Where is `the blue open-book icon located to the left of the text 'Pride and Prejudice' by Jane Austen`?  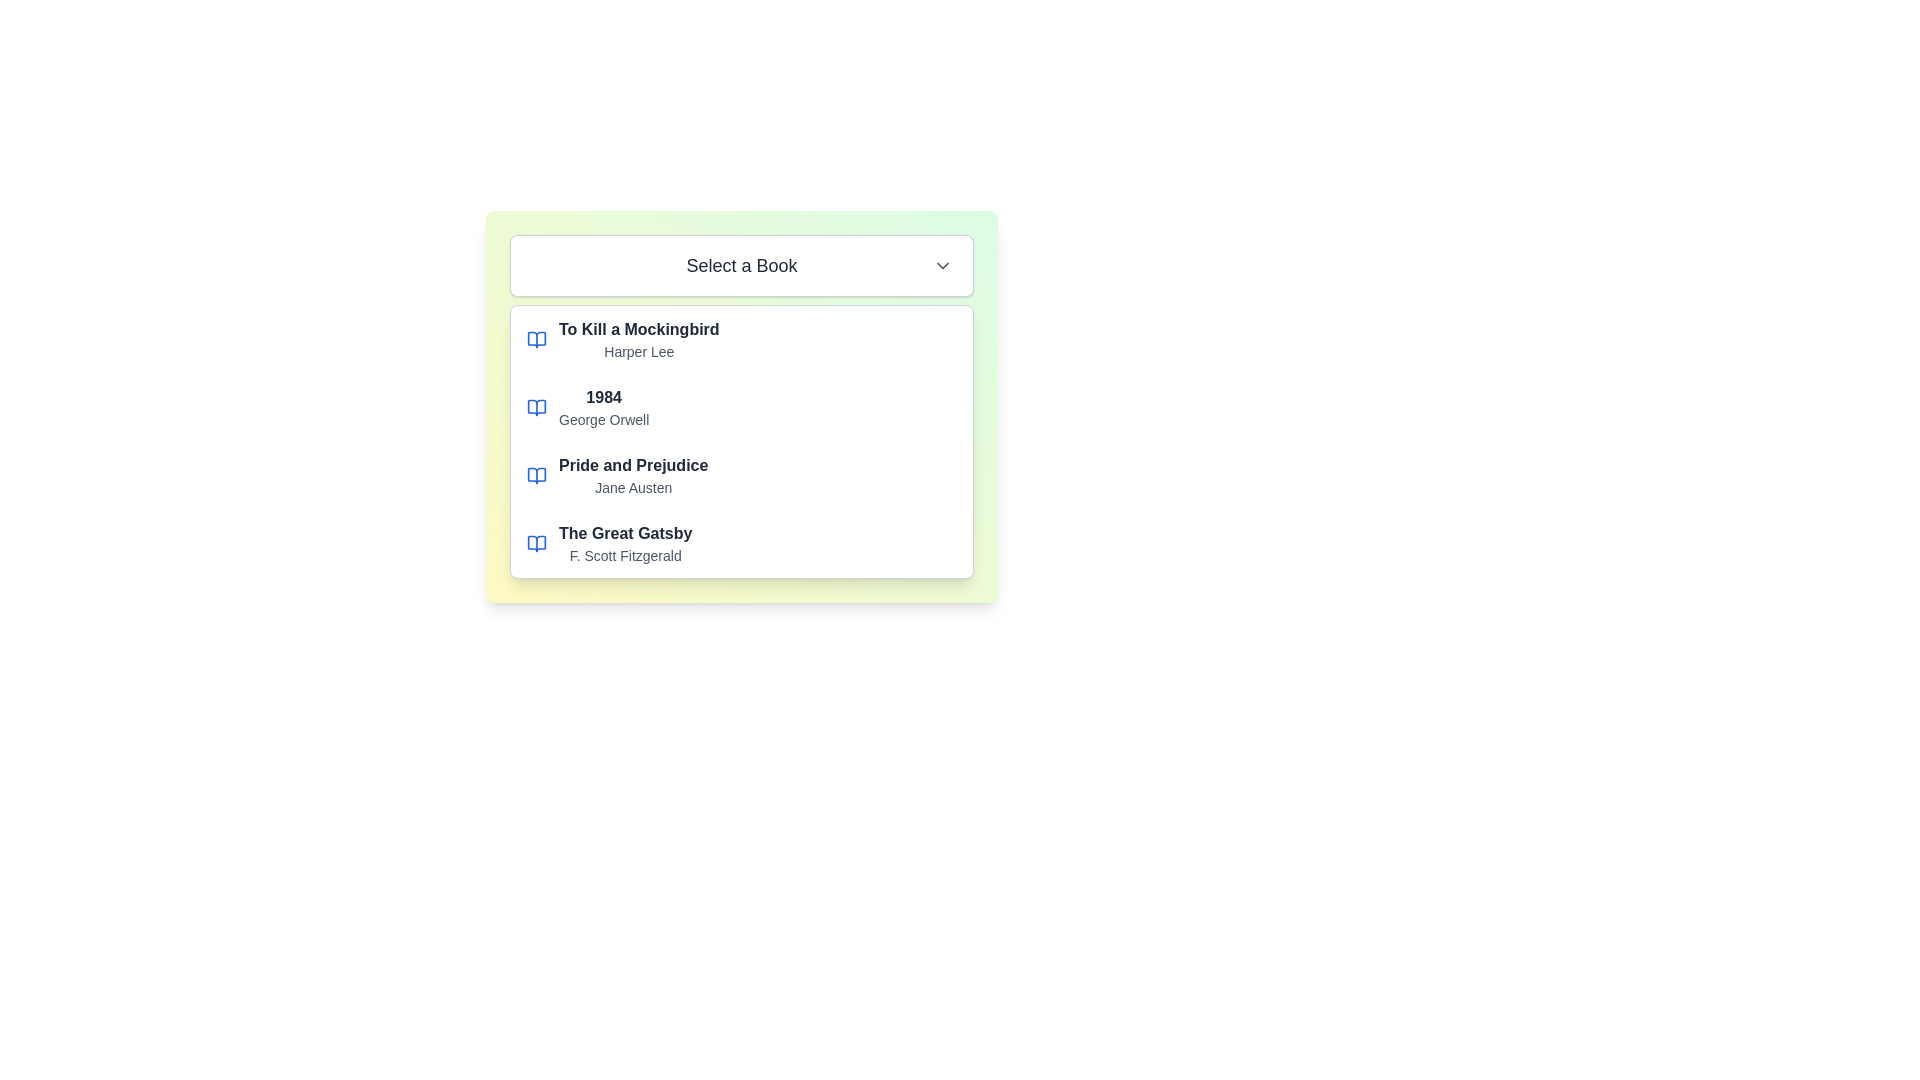
the blue open-book icon located to the left of the text 'Pride and Prejudice' by Jane Austen is located at coordinates (537, 475).